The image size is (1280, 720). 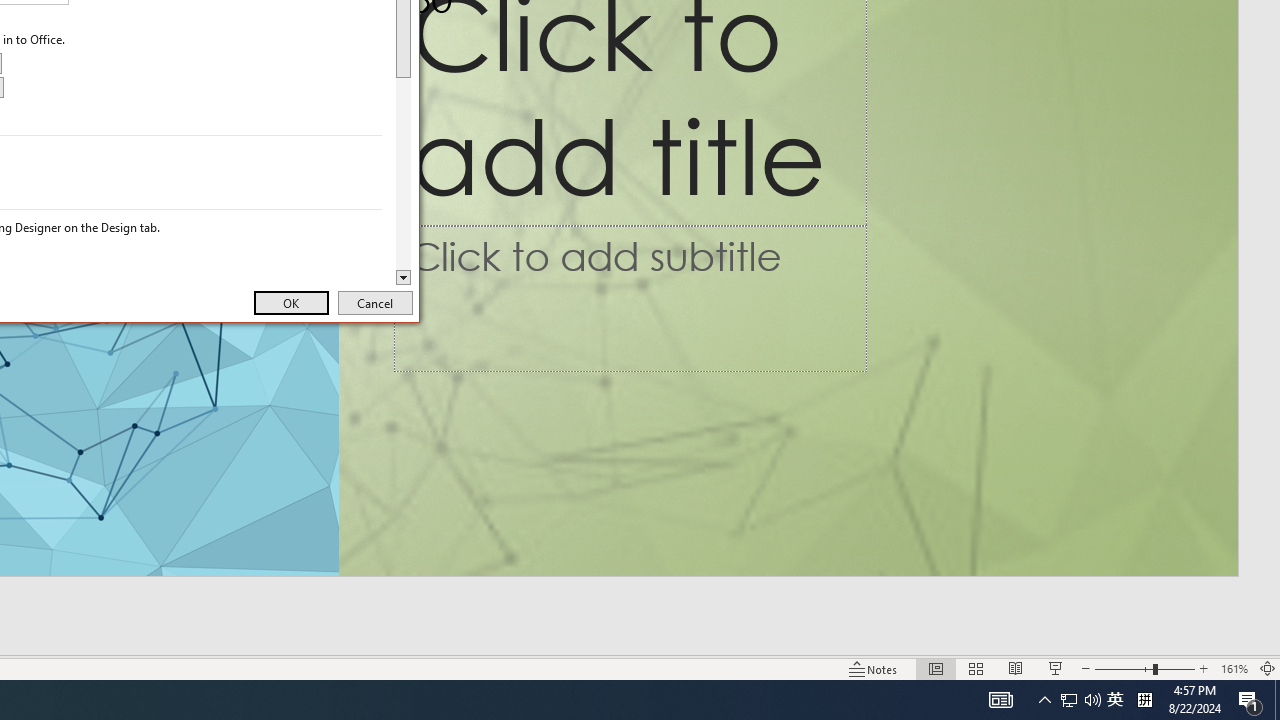 What do you see at coordinates (1000, 698) in the screenshot?
I see `'AutomationID: 4105'` at bounding box center [1000, 698].